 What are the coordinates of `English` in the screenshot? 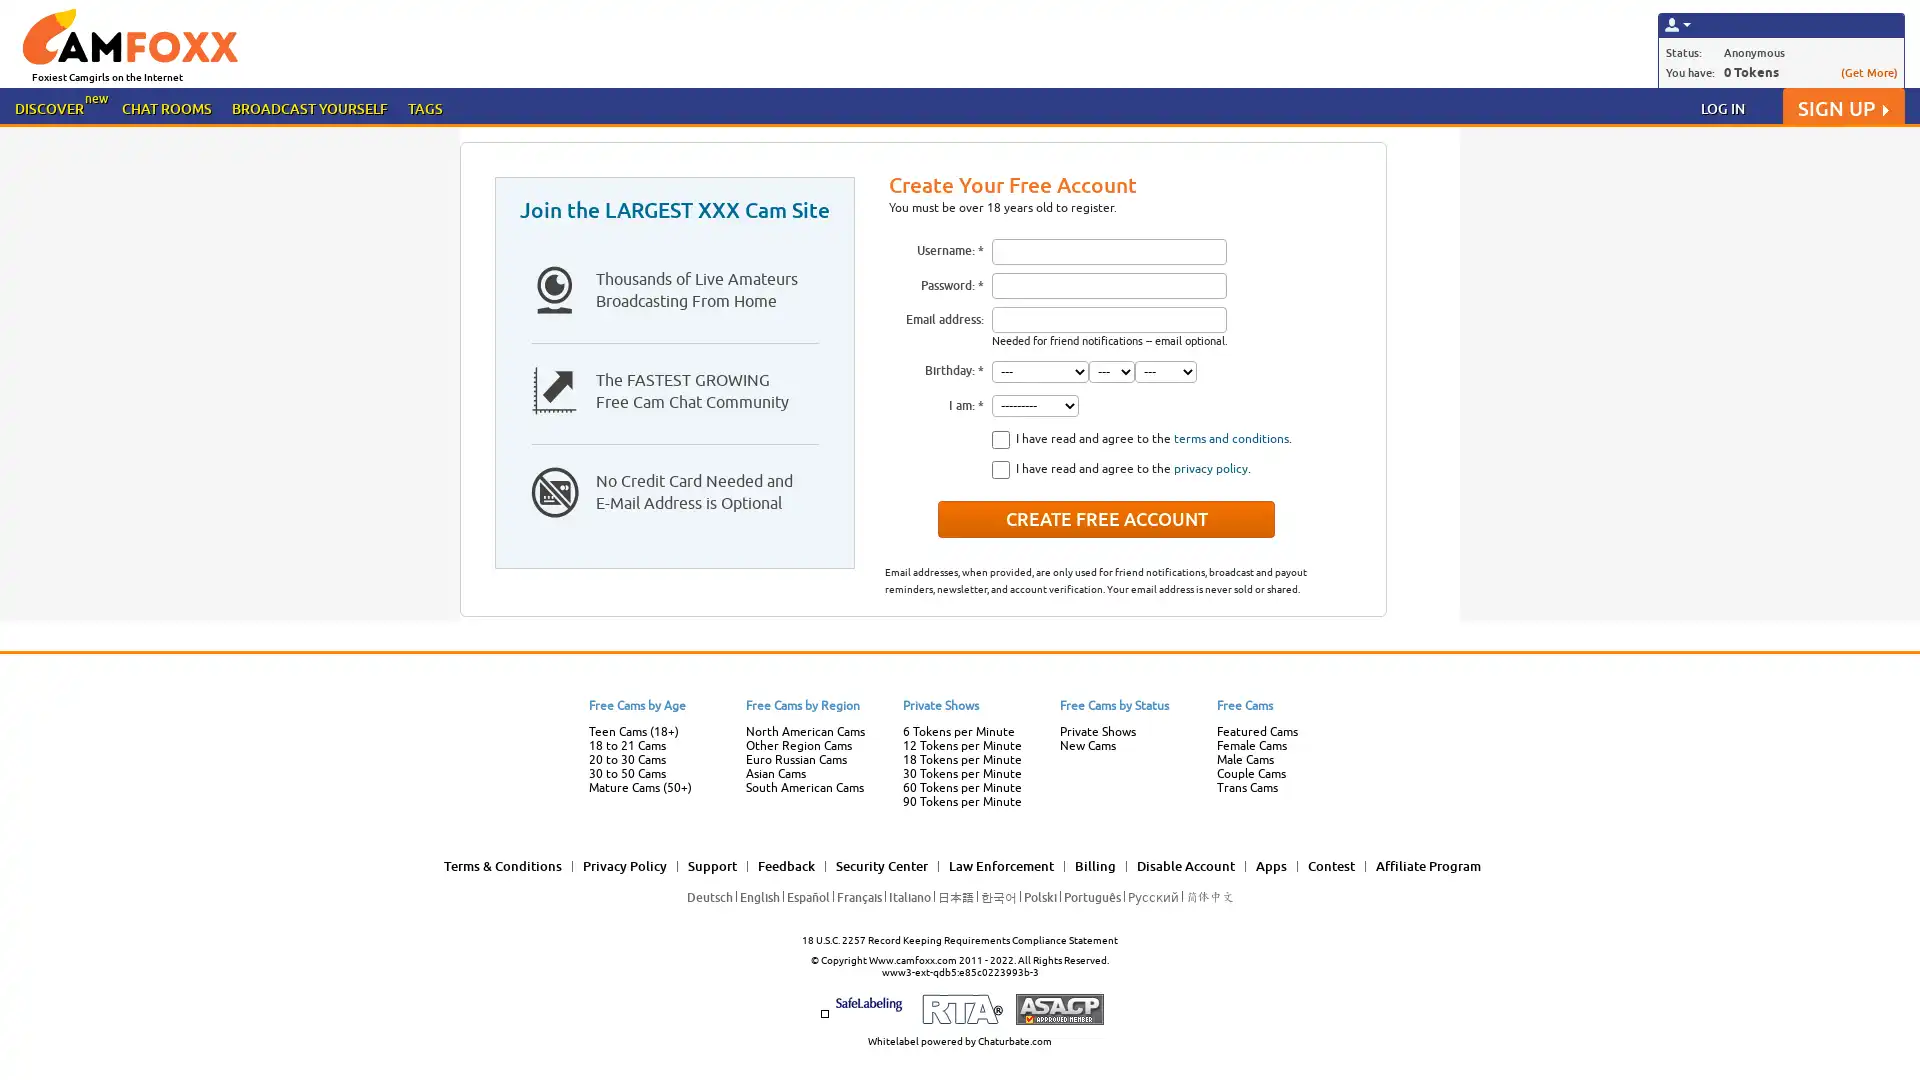 It's located at (758, 897).